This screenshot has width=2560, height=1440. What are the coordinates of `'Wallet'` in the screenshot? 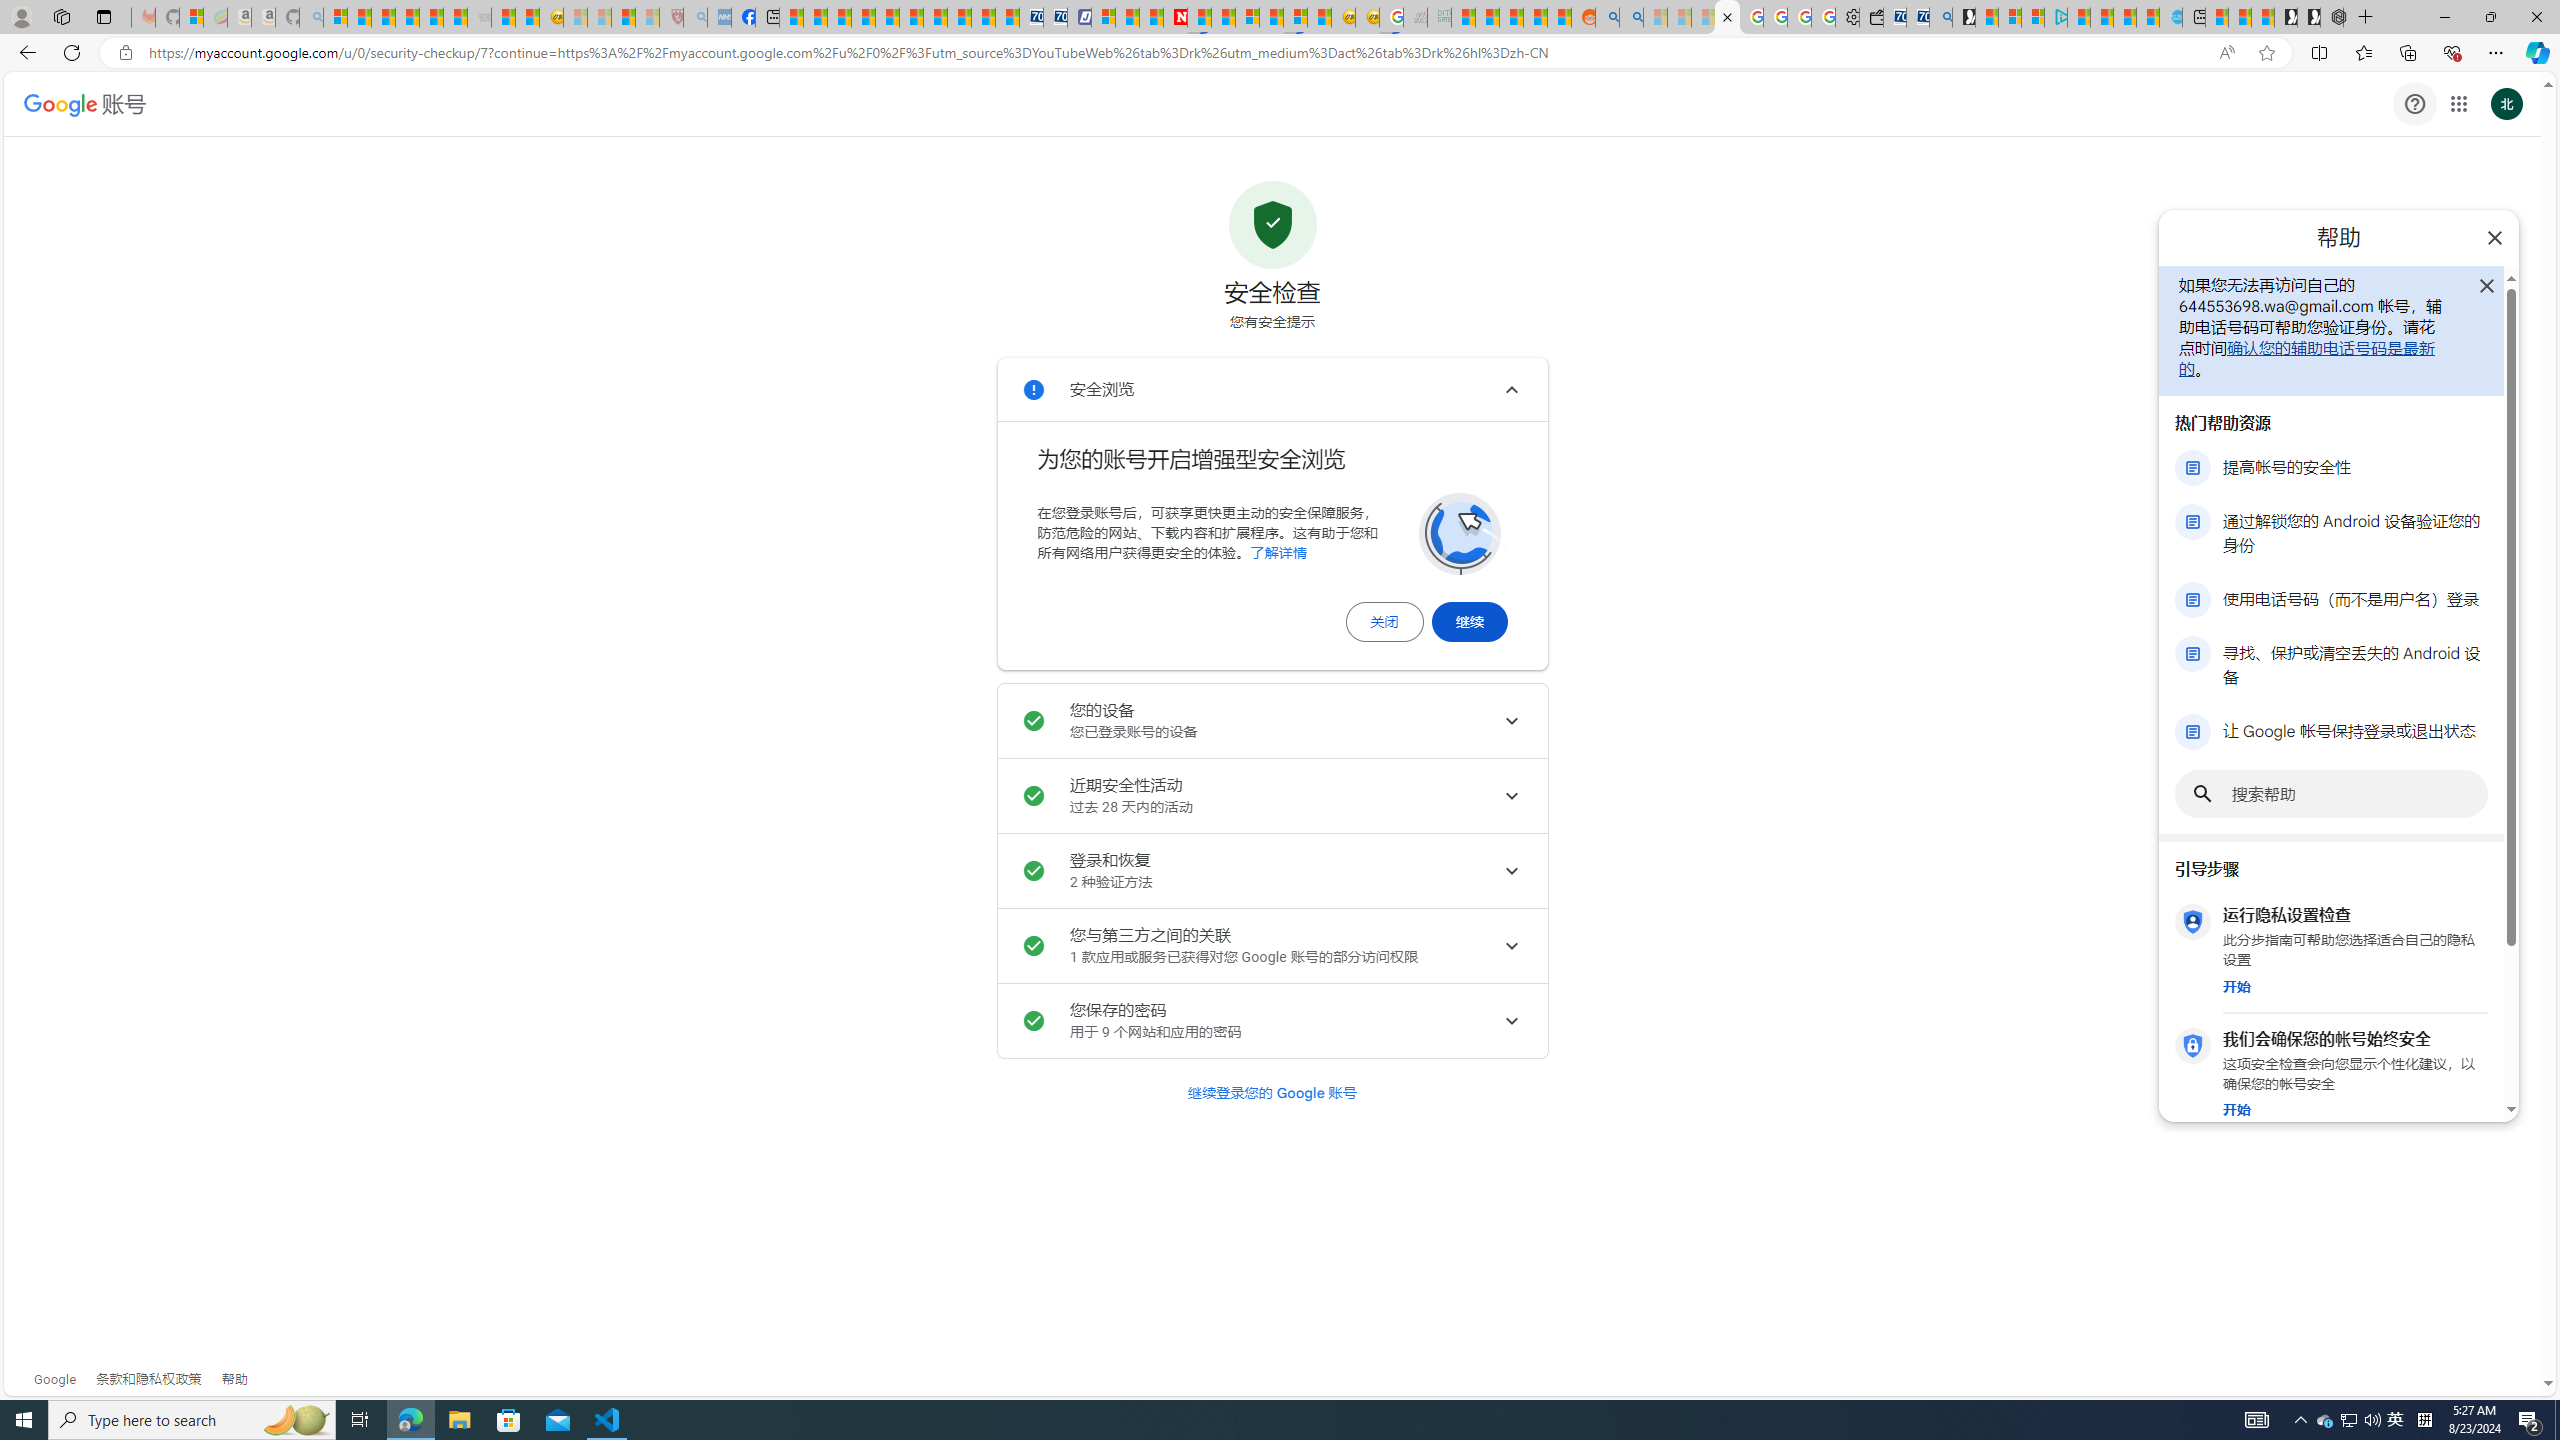 It's located at (1871, 16).